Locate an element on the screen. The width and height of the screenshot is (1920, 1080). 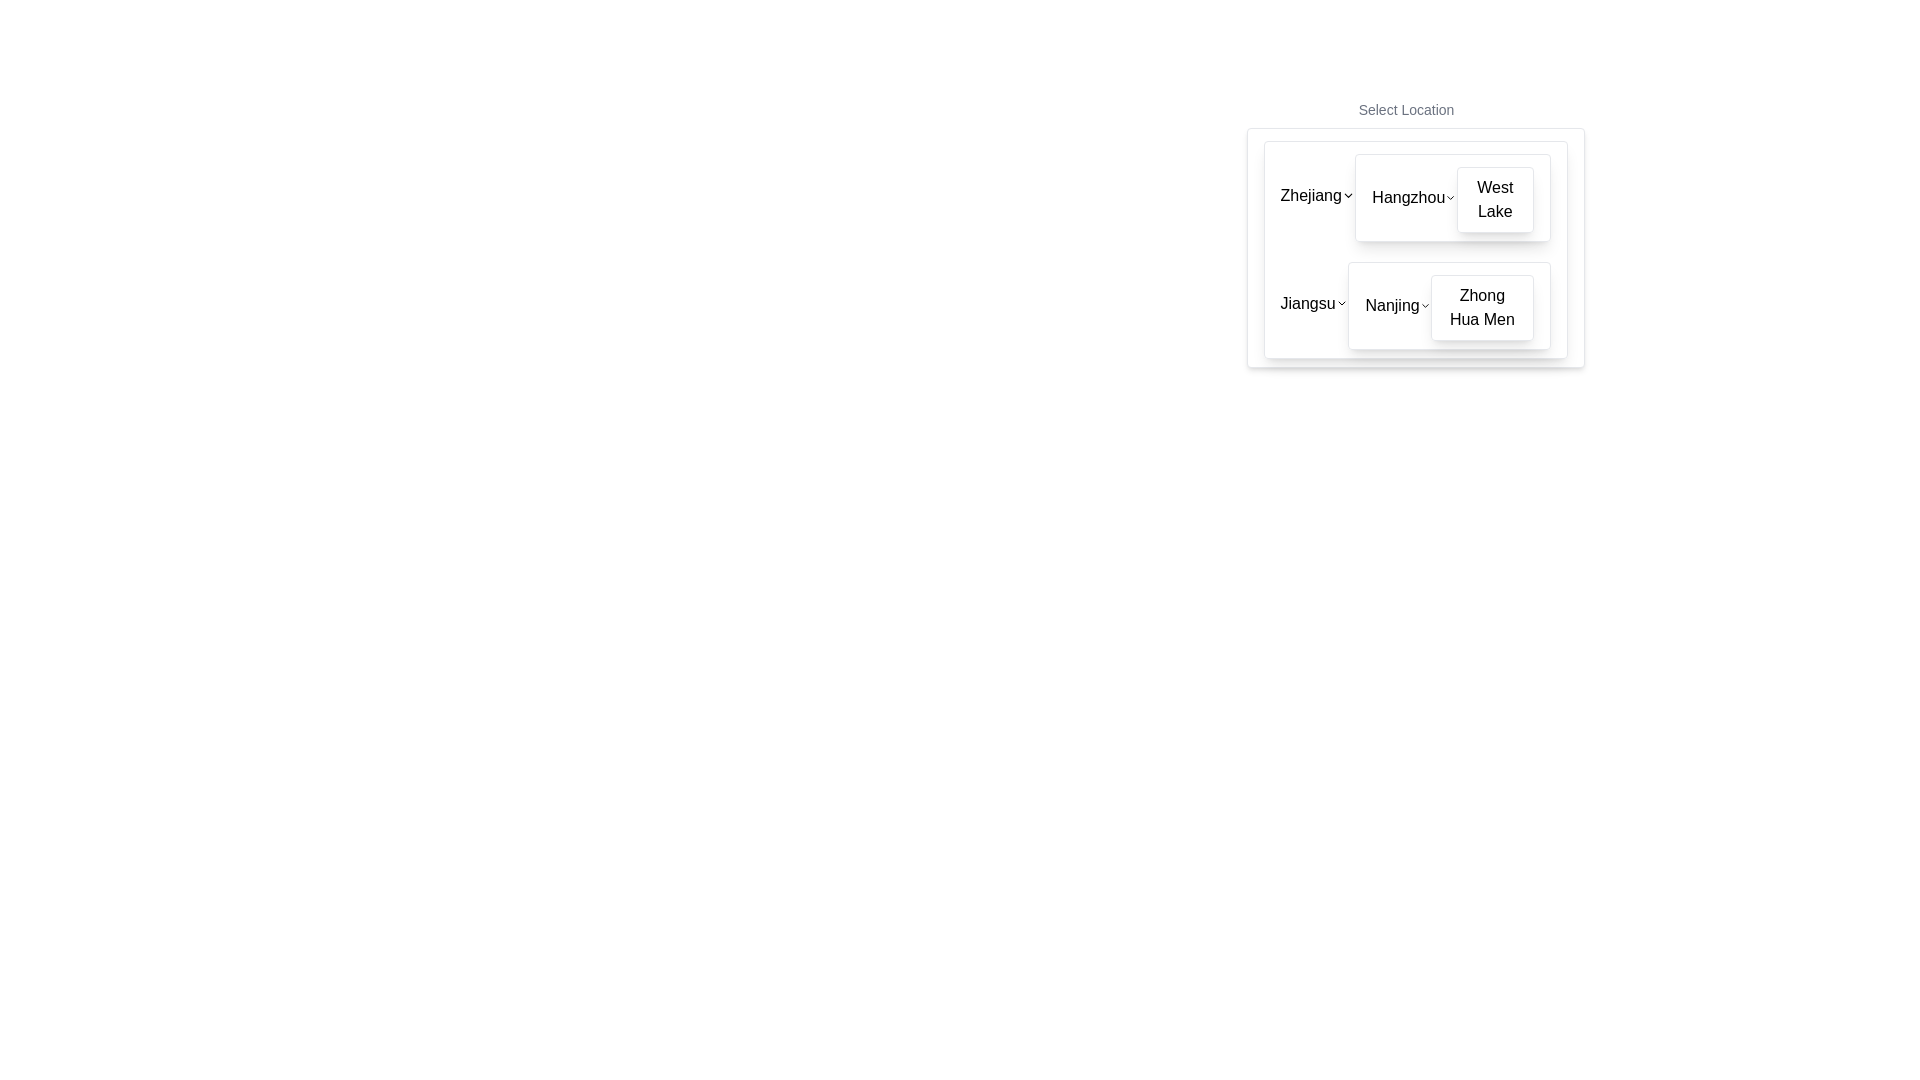
the 'Zhong Hua Men' dropdown menu item located in the lower-right section of the 'Nanjing' dropdown under the 'Jiangsu' group is located at coordinates (1482, 308).